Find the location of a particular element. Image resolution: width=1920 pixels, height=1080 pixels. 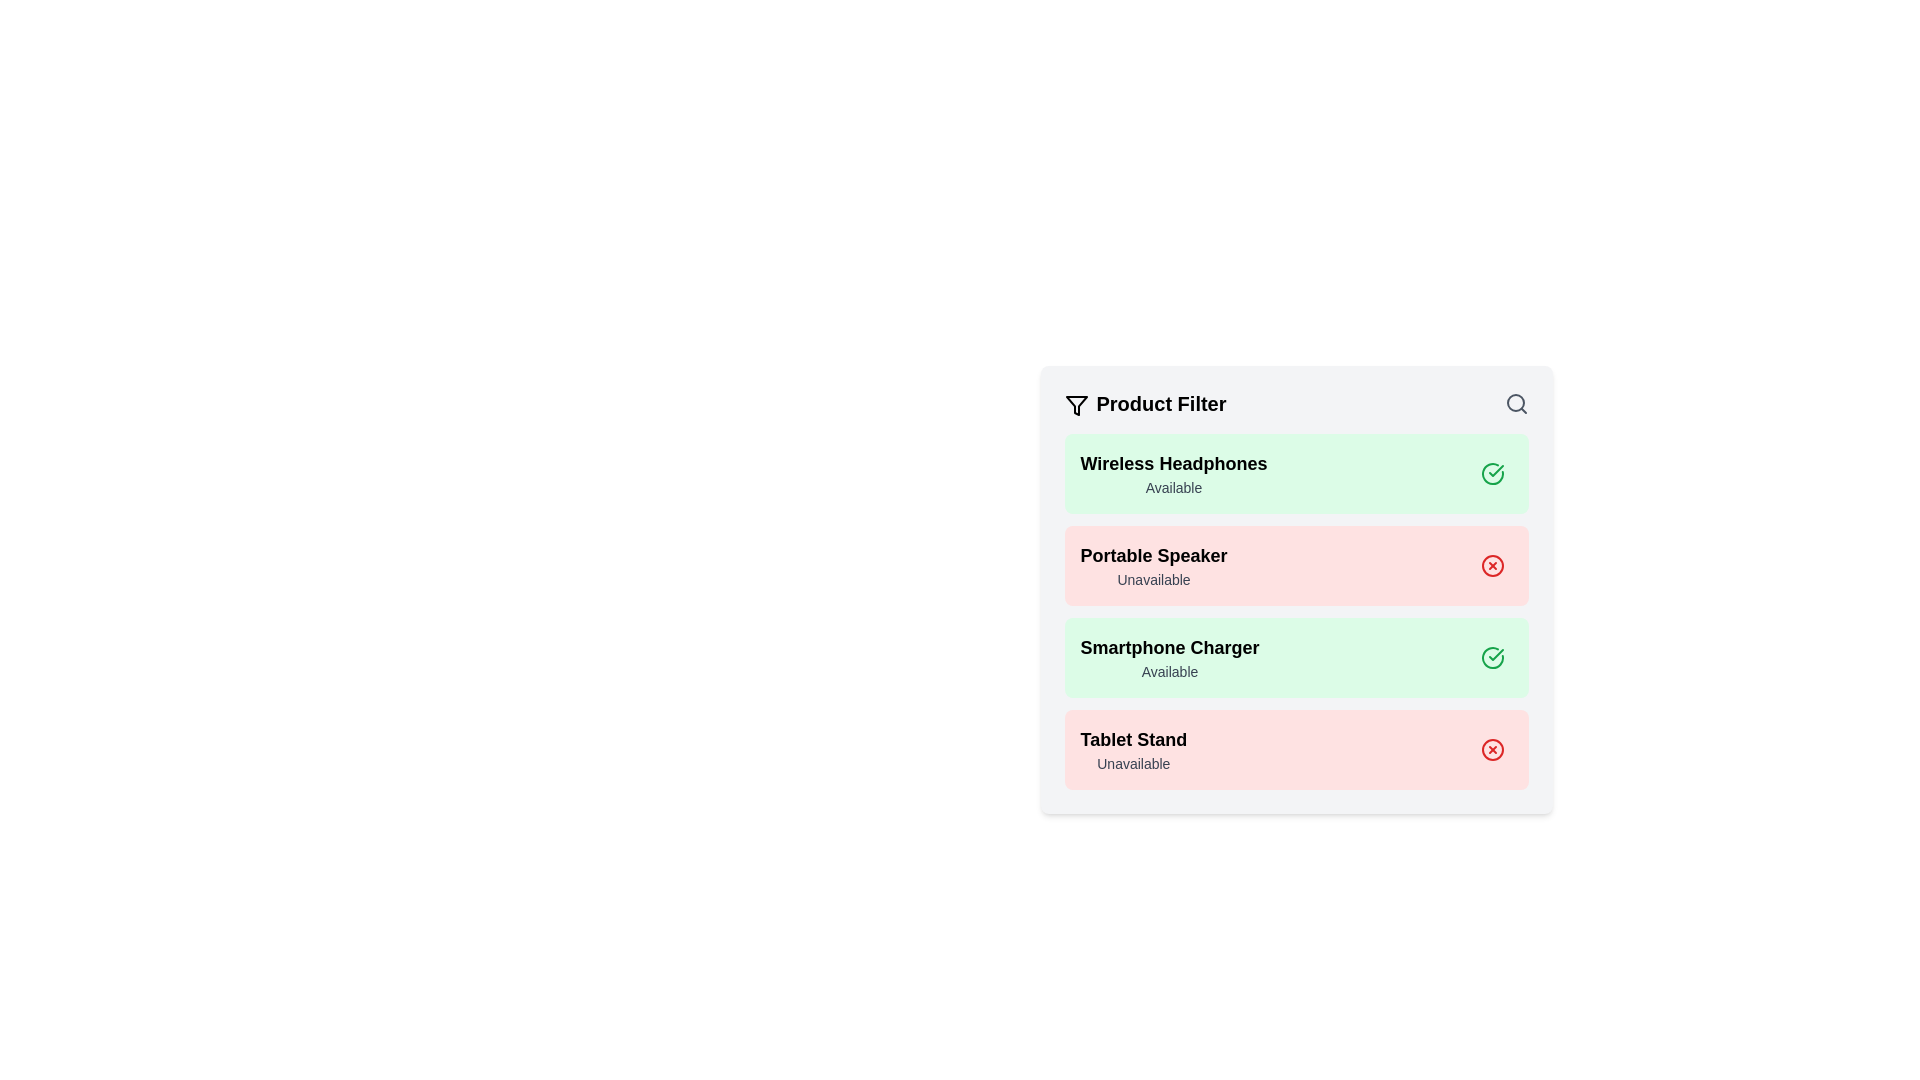

the green Status indicator icon with a checkmark symbol located at the far right of the 'Wireless Headphones' row in the product filter interface is located at coordinates (1492, 474).